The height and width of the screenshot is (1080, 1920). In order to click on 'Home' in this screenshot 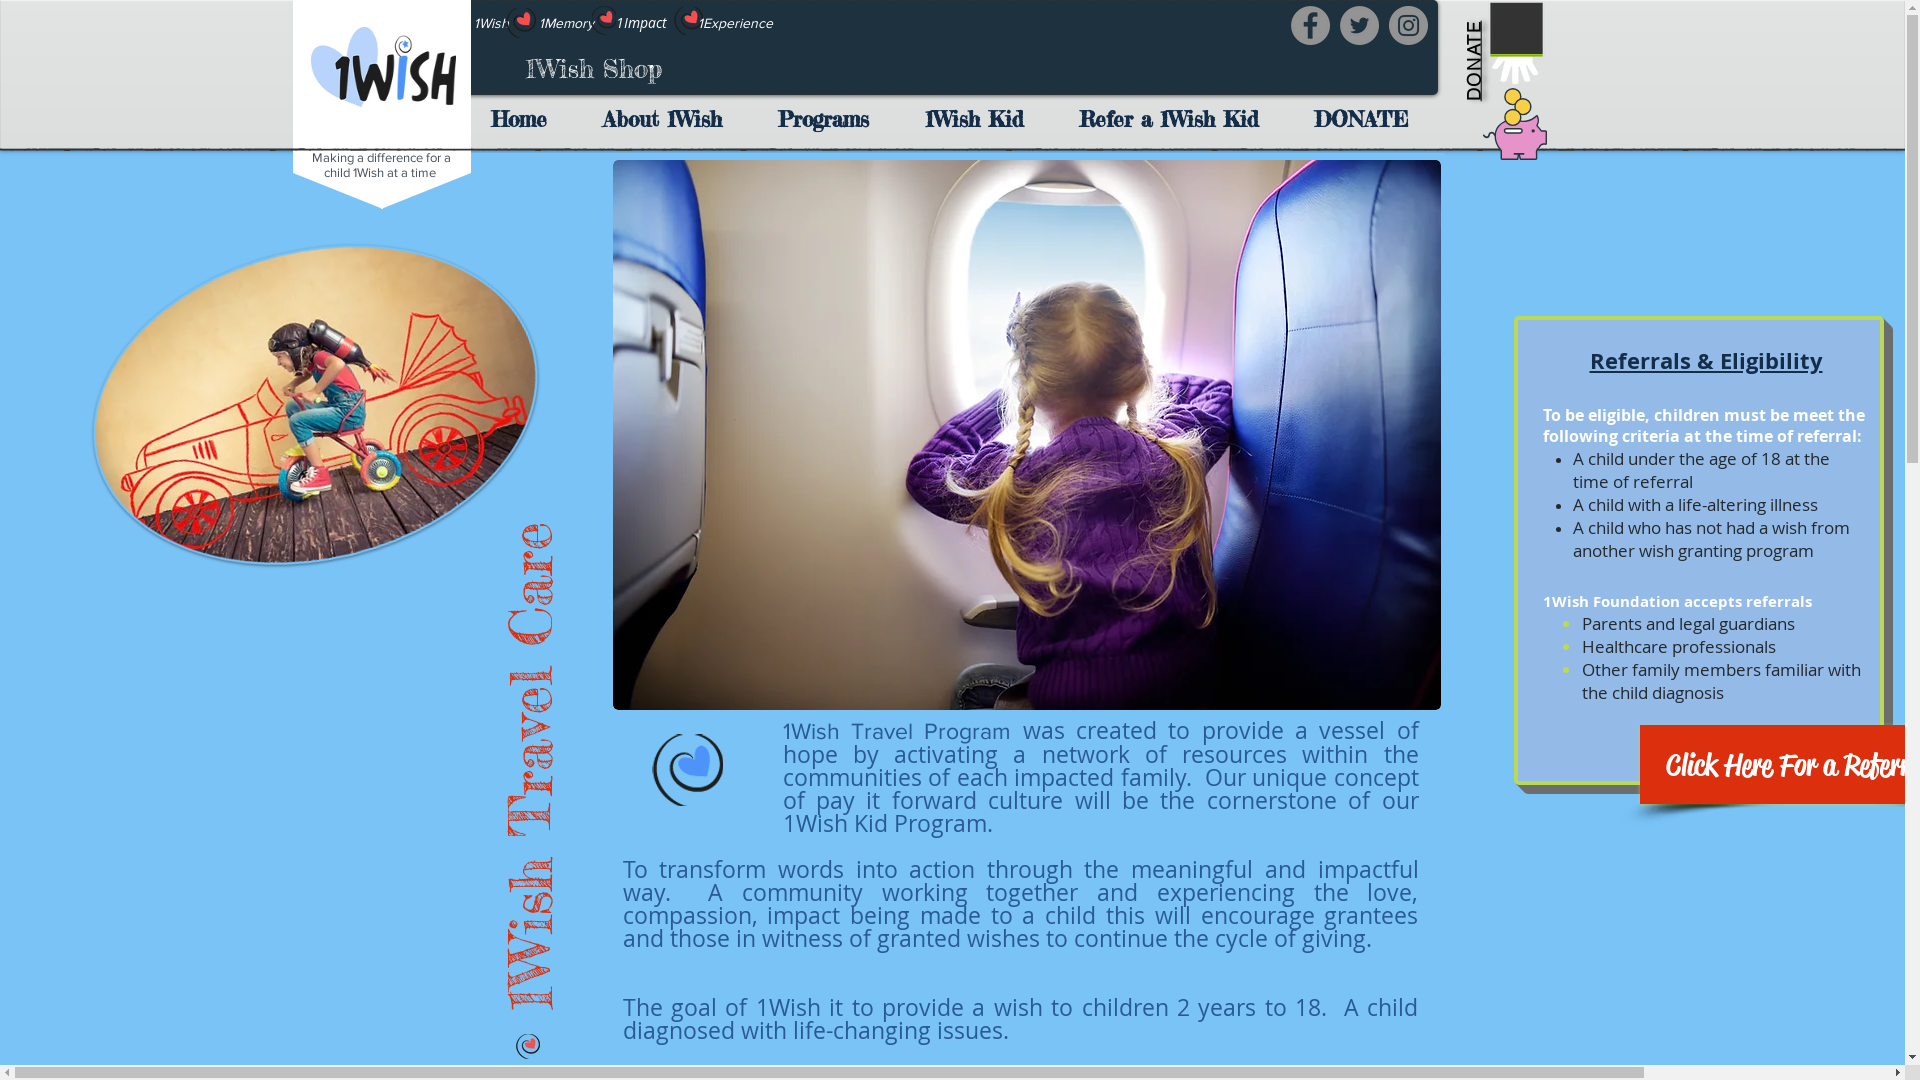, I will do `click(469, 117)`.